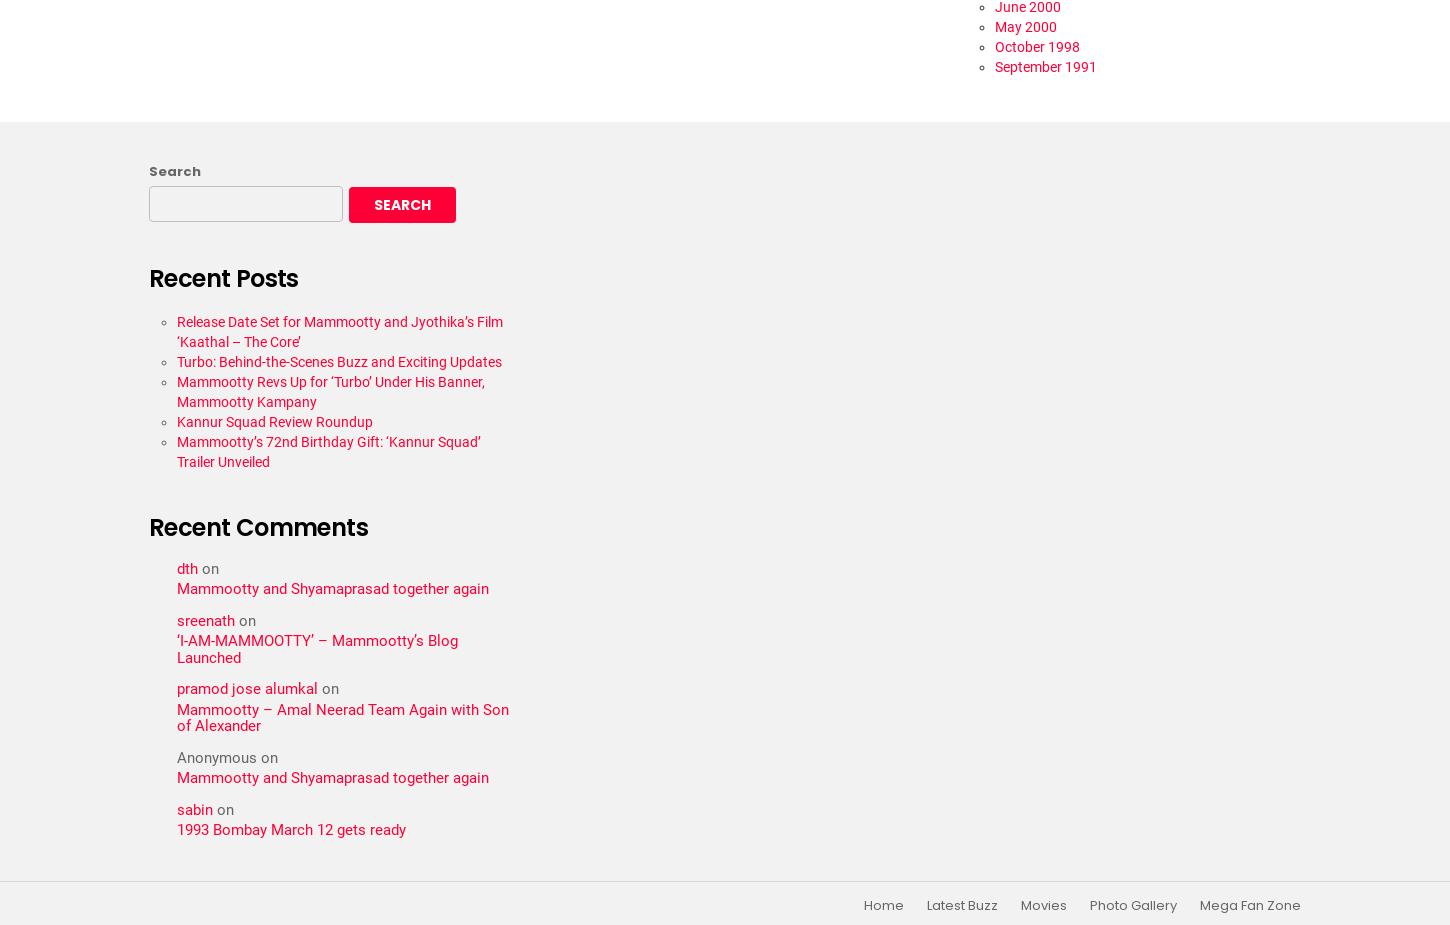  Describe the element at coordinates (194, 809) in the screenshot. I see `'sabin'` at that location.